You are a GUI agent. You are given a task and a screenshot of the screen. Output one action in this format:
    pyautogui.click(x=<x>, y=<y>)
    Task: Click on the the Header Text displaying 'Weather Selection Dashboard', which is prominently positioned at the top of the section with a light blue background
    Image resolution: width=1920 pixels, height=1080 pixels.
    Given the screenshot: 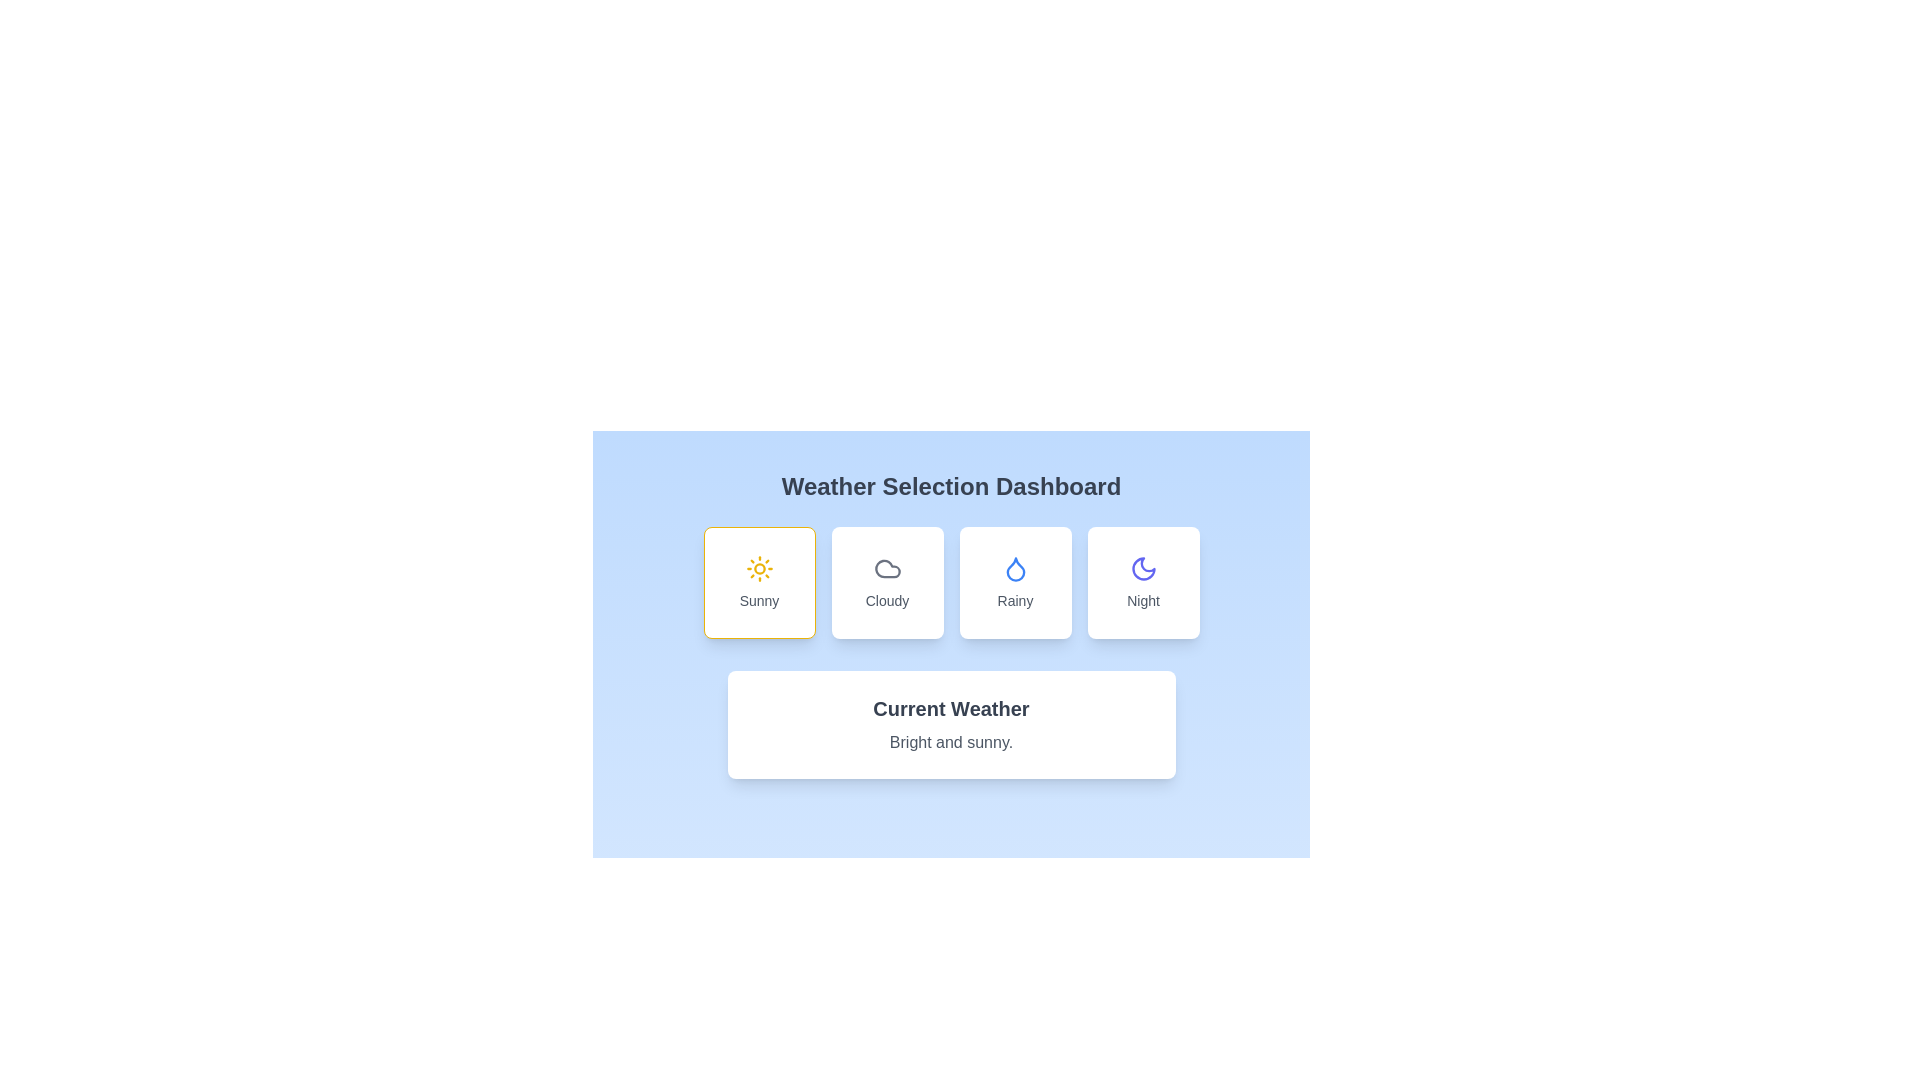 What is the action you would take?
    pyautogui.click(x=950, y=486)
    